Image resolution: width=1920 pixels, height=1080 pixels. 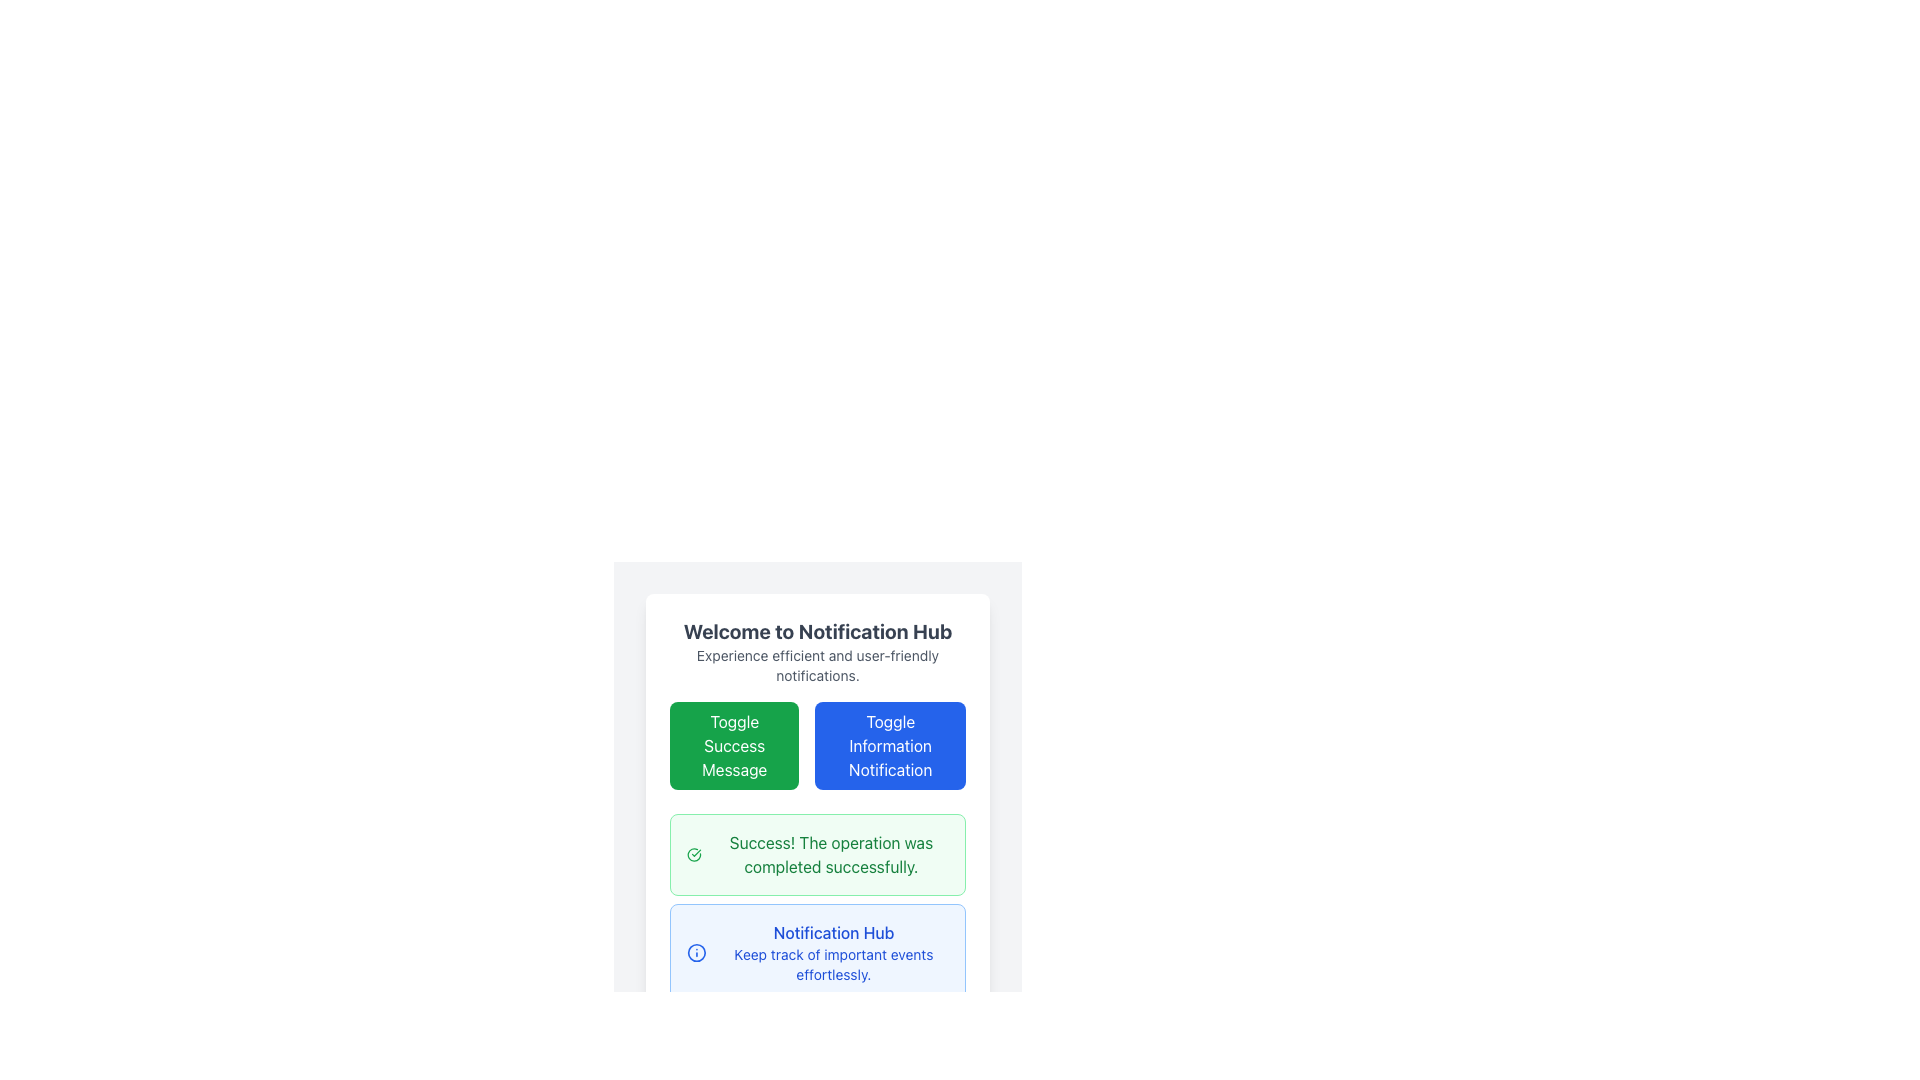 What do you see at coordinates (733, 745) in the screenshot?
I see `the green rectangular button labeled 'Toggle Success Message'` at bounding box center [733, 745].